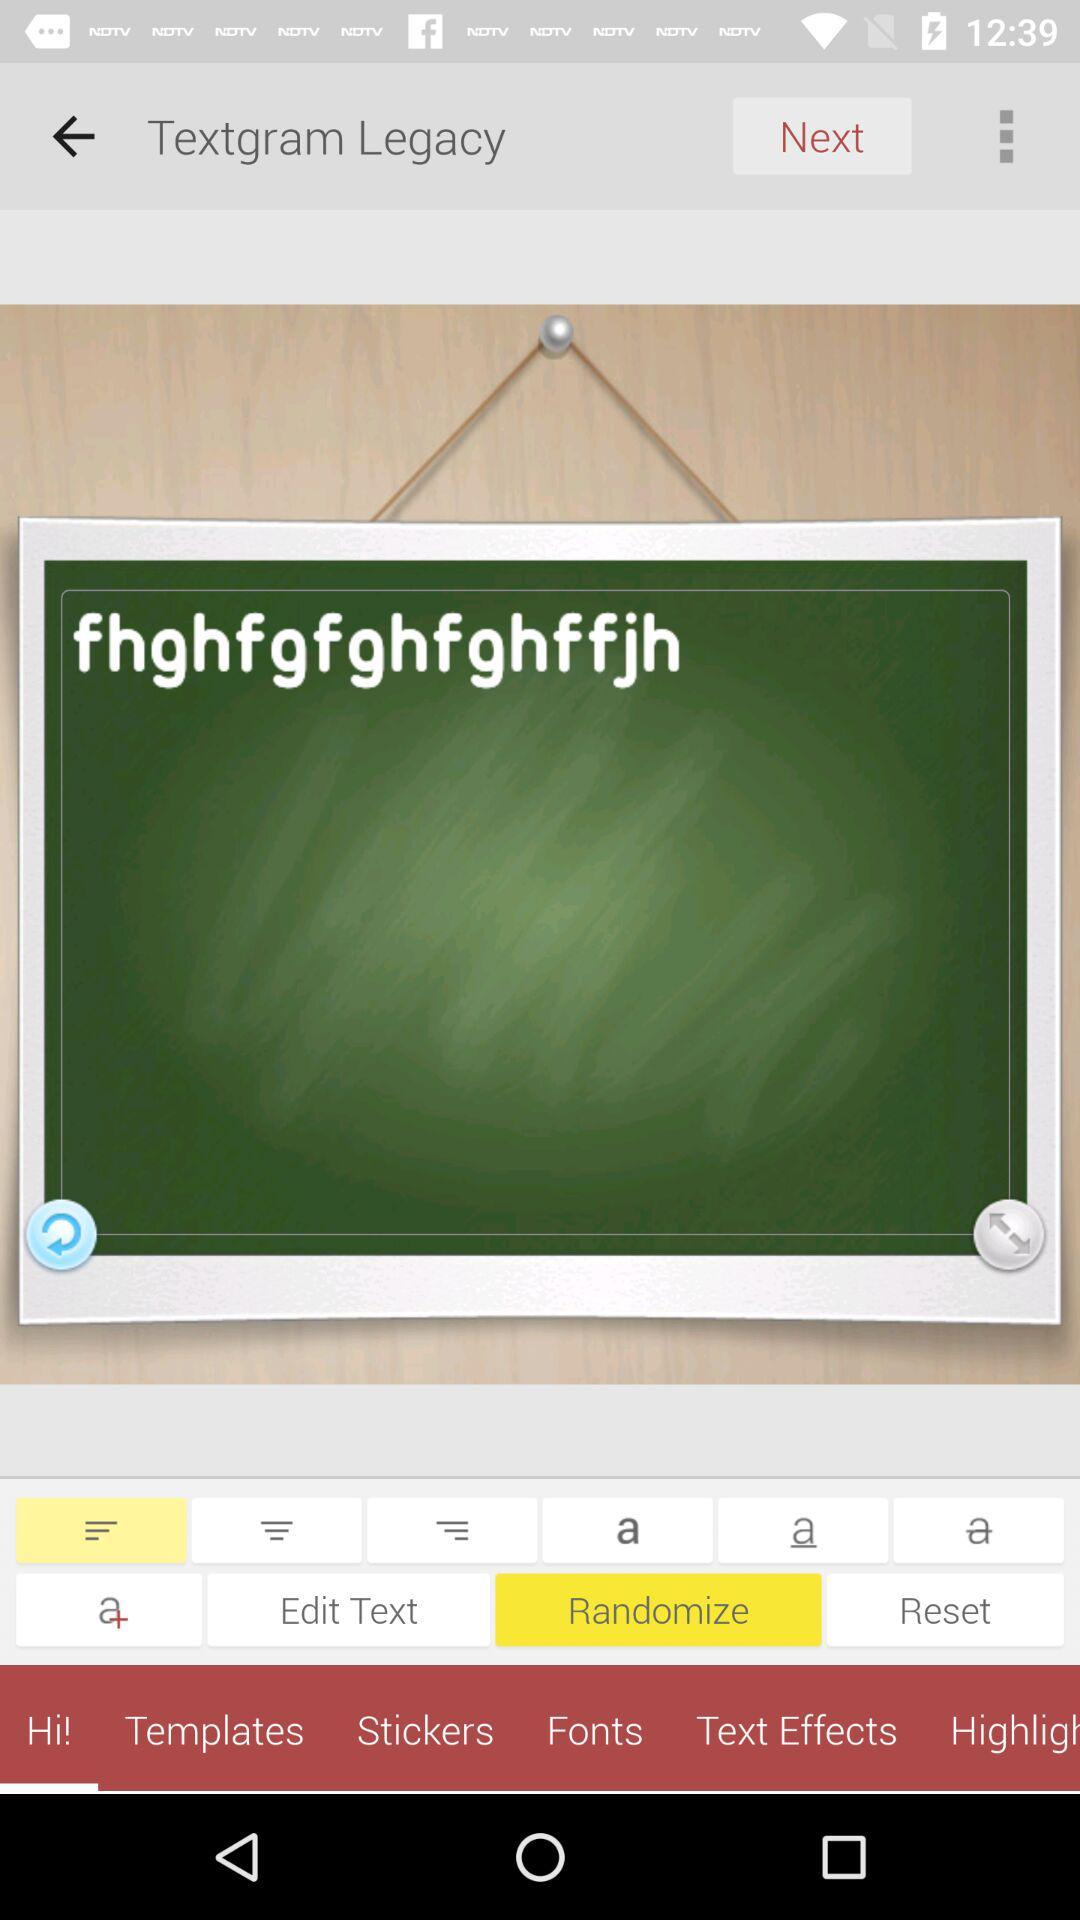 This screenshot has height=1920, width=1080. What do you see at coordinates (945, 1609) in the screenshot?
I see `the app above the text effects item` at bounding box center [945, 1609].